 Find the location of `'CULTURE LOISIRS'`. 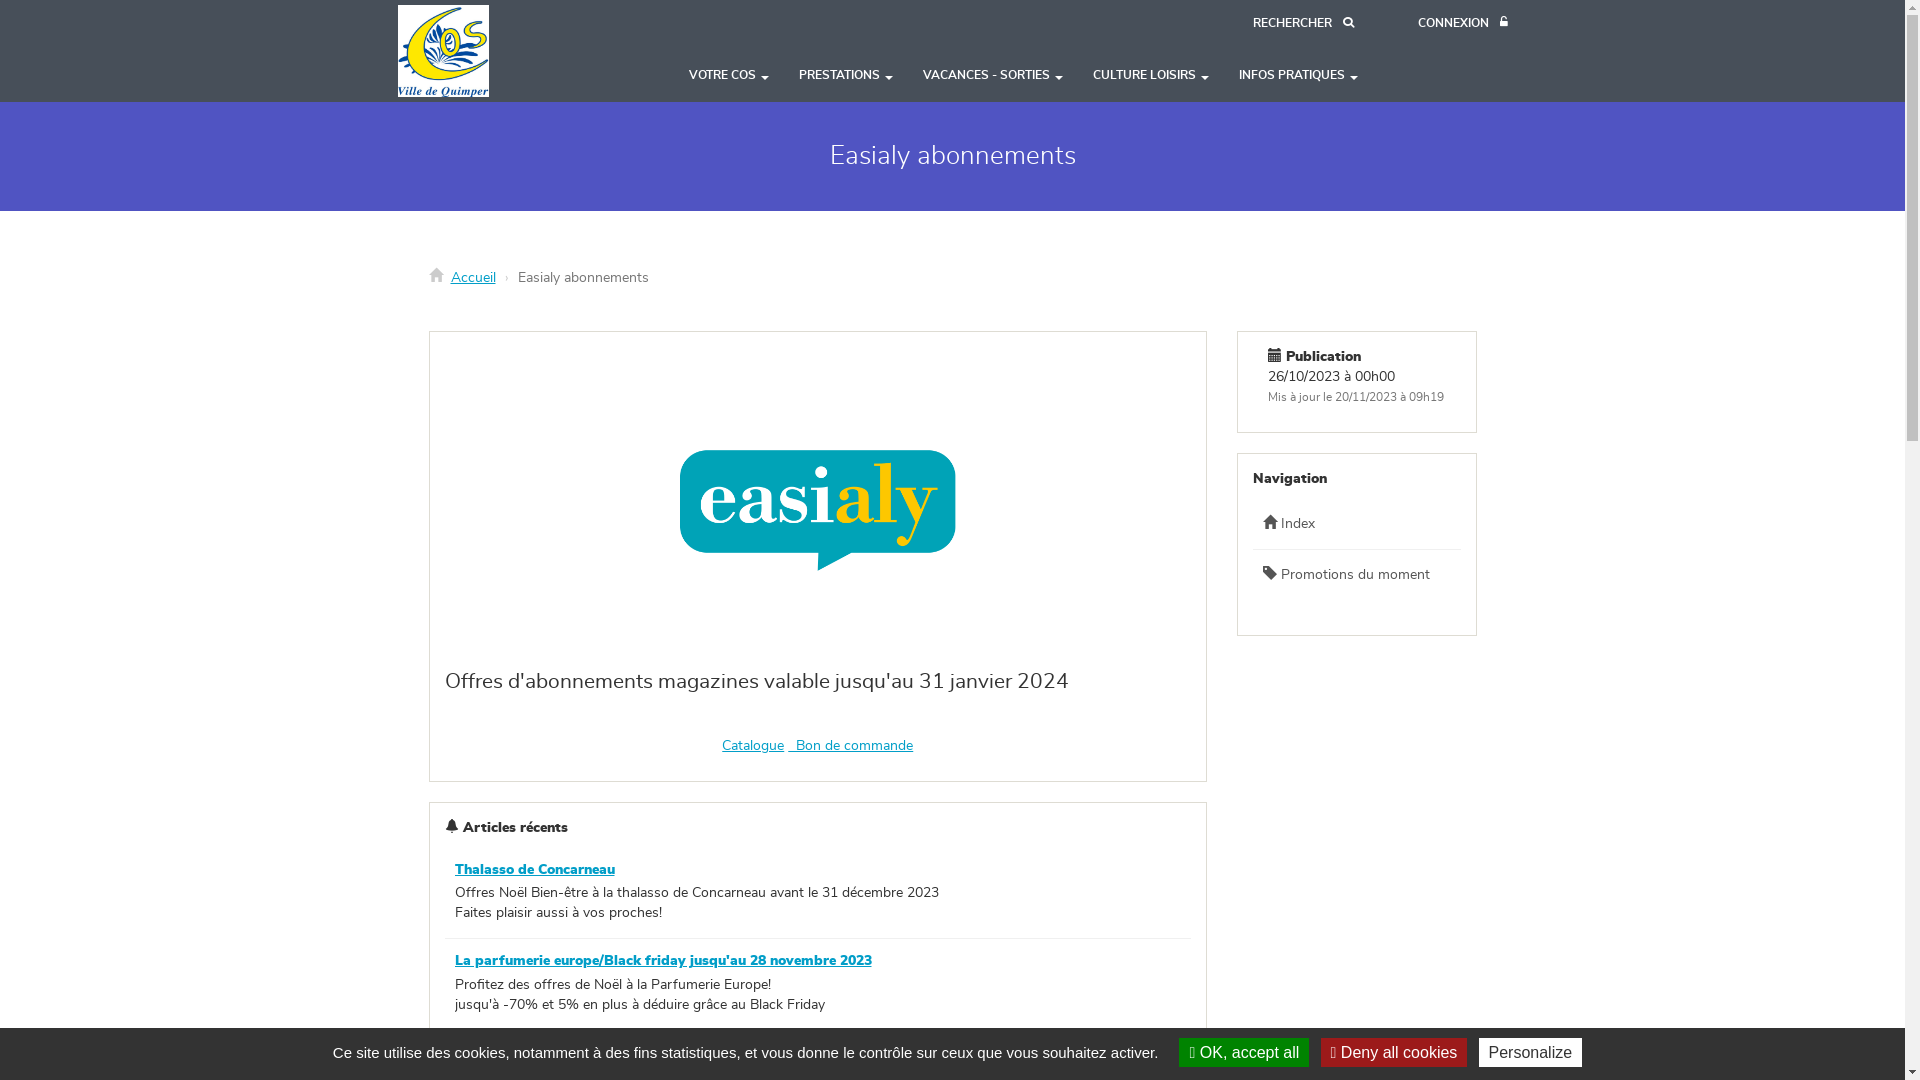

'CULTURE LOISIRS' is located at coordinates (1151, 73).